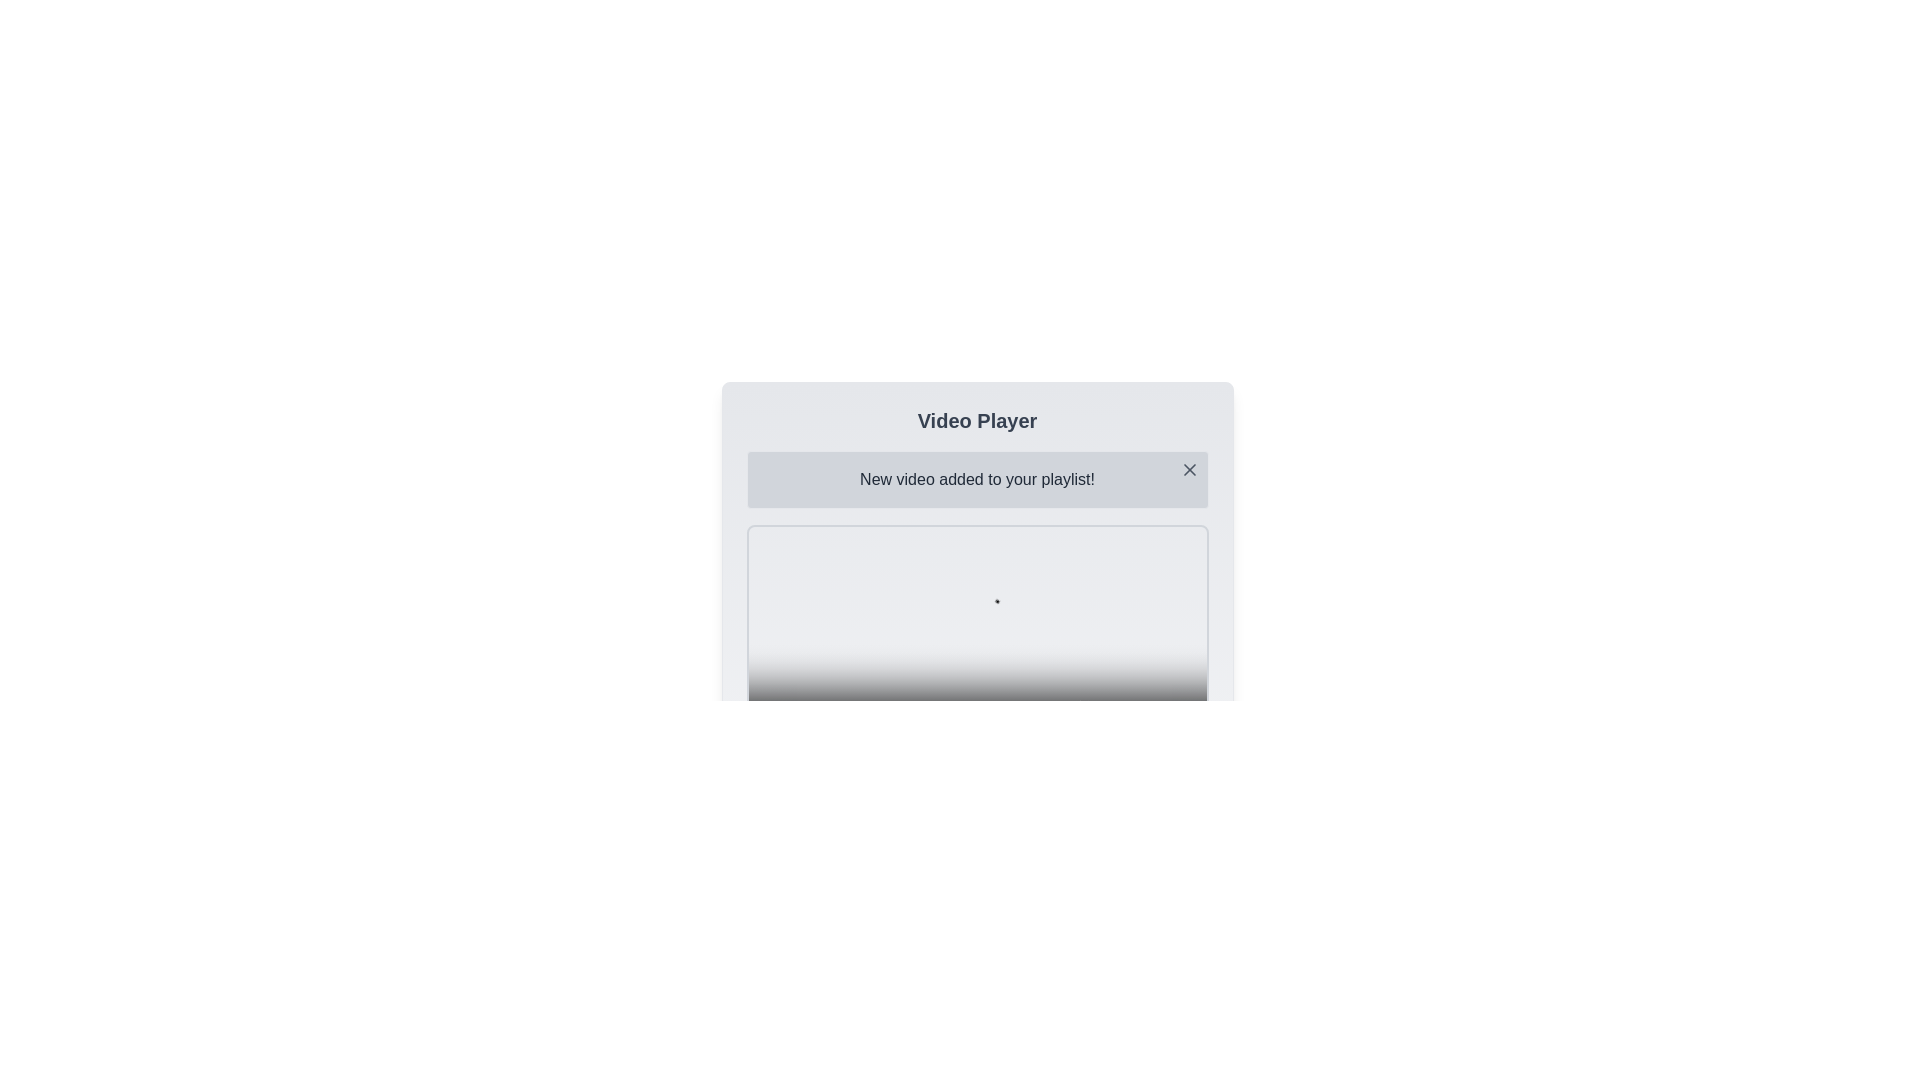 This screenshot has height=1080, width=1920. I want to click on the Close button 'x' icon in the top-right corner of the notification message box stating 'New video added to your playlist!' to potentially reveal a tooltip, so click(1189, 470).